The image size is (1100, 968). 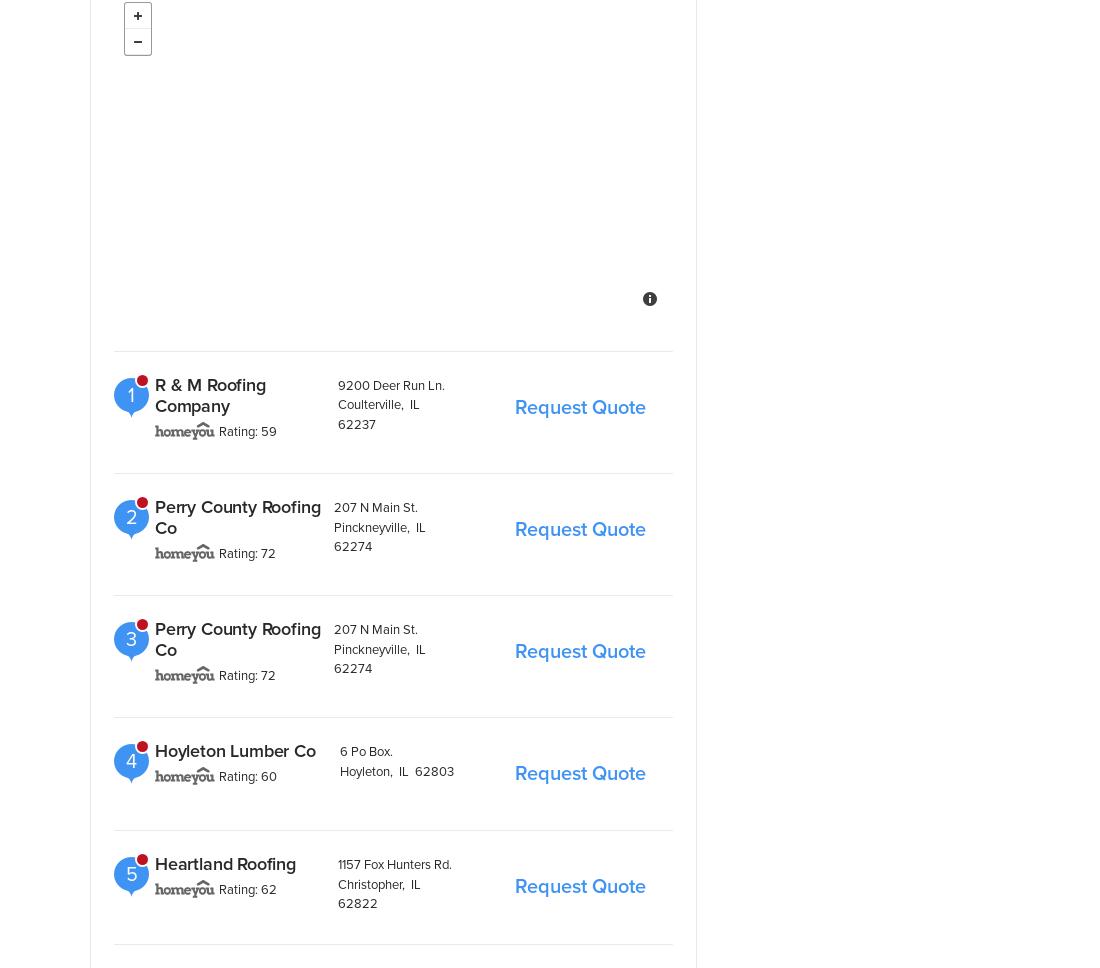 I want to click on 'R & M Roofing Company', so click(x=209, y=393).